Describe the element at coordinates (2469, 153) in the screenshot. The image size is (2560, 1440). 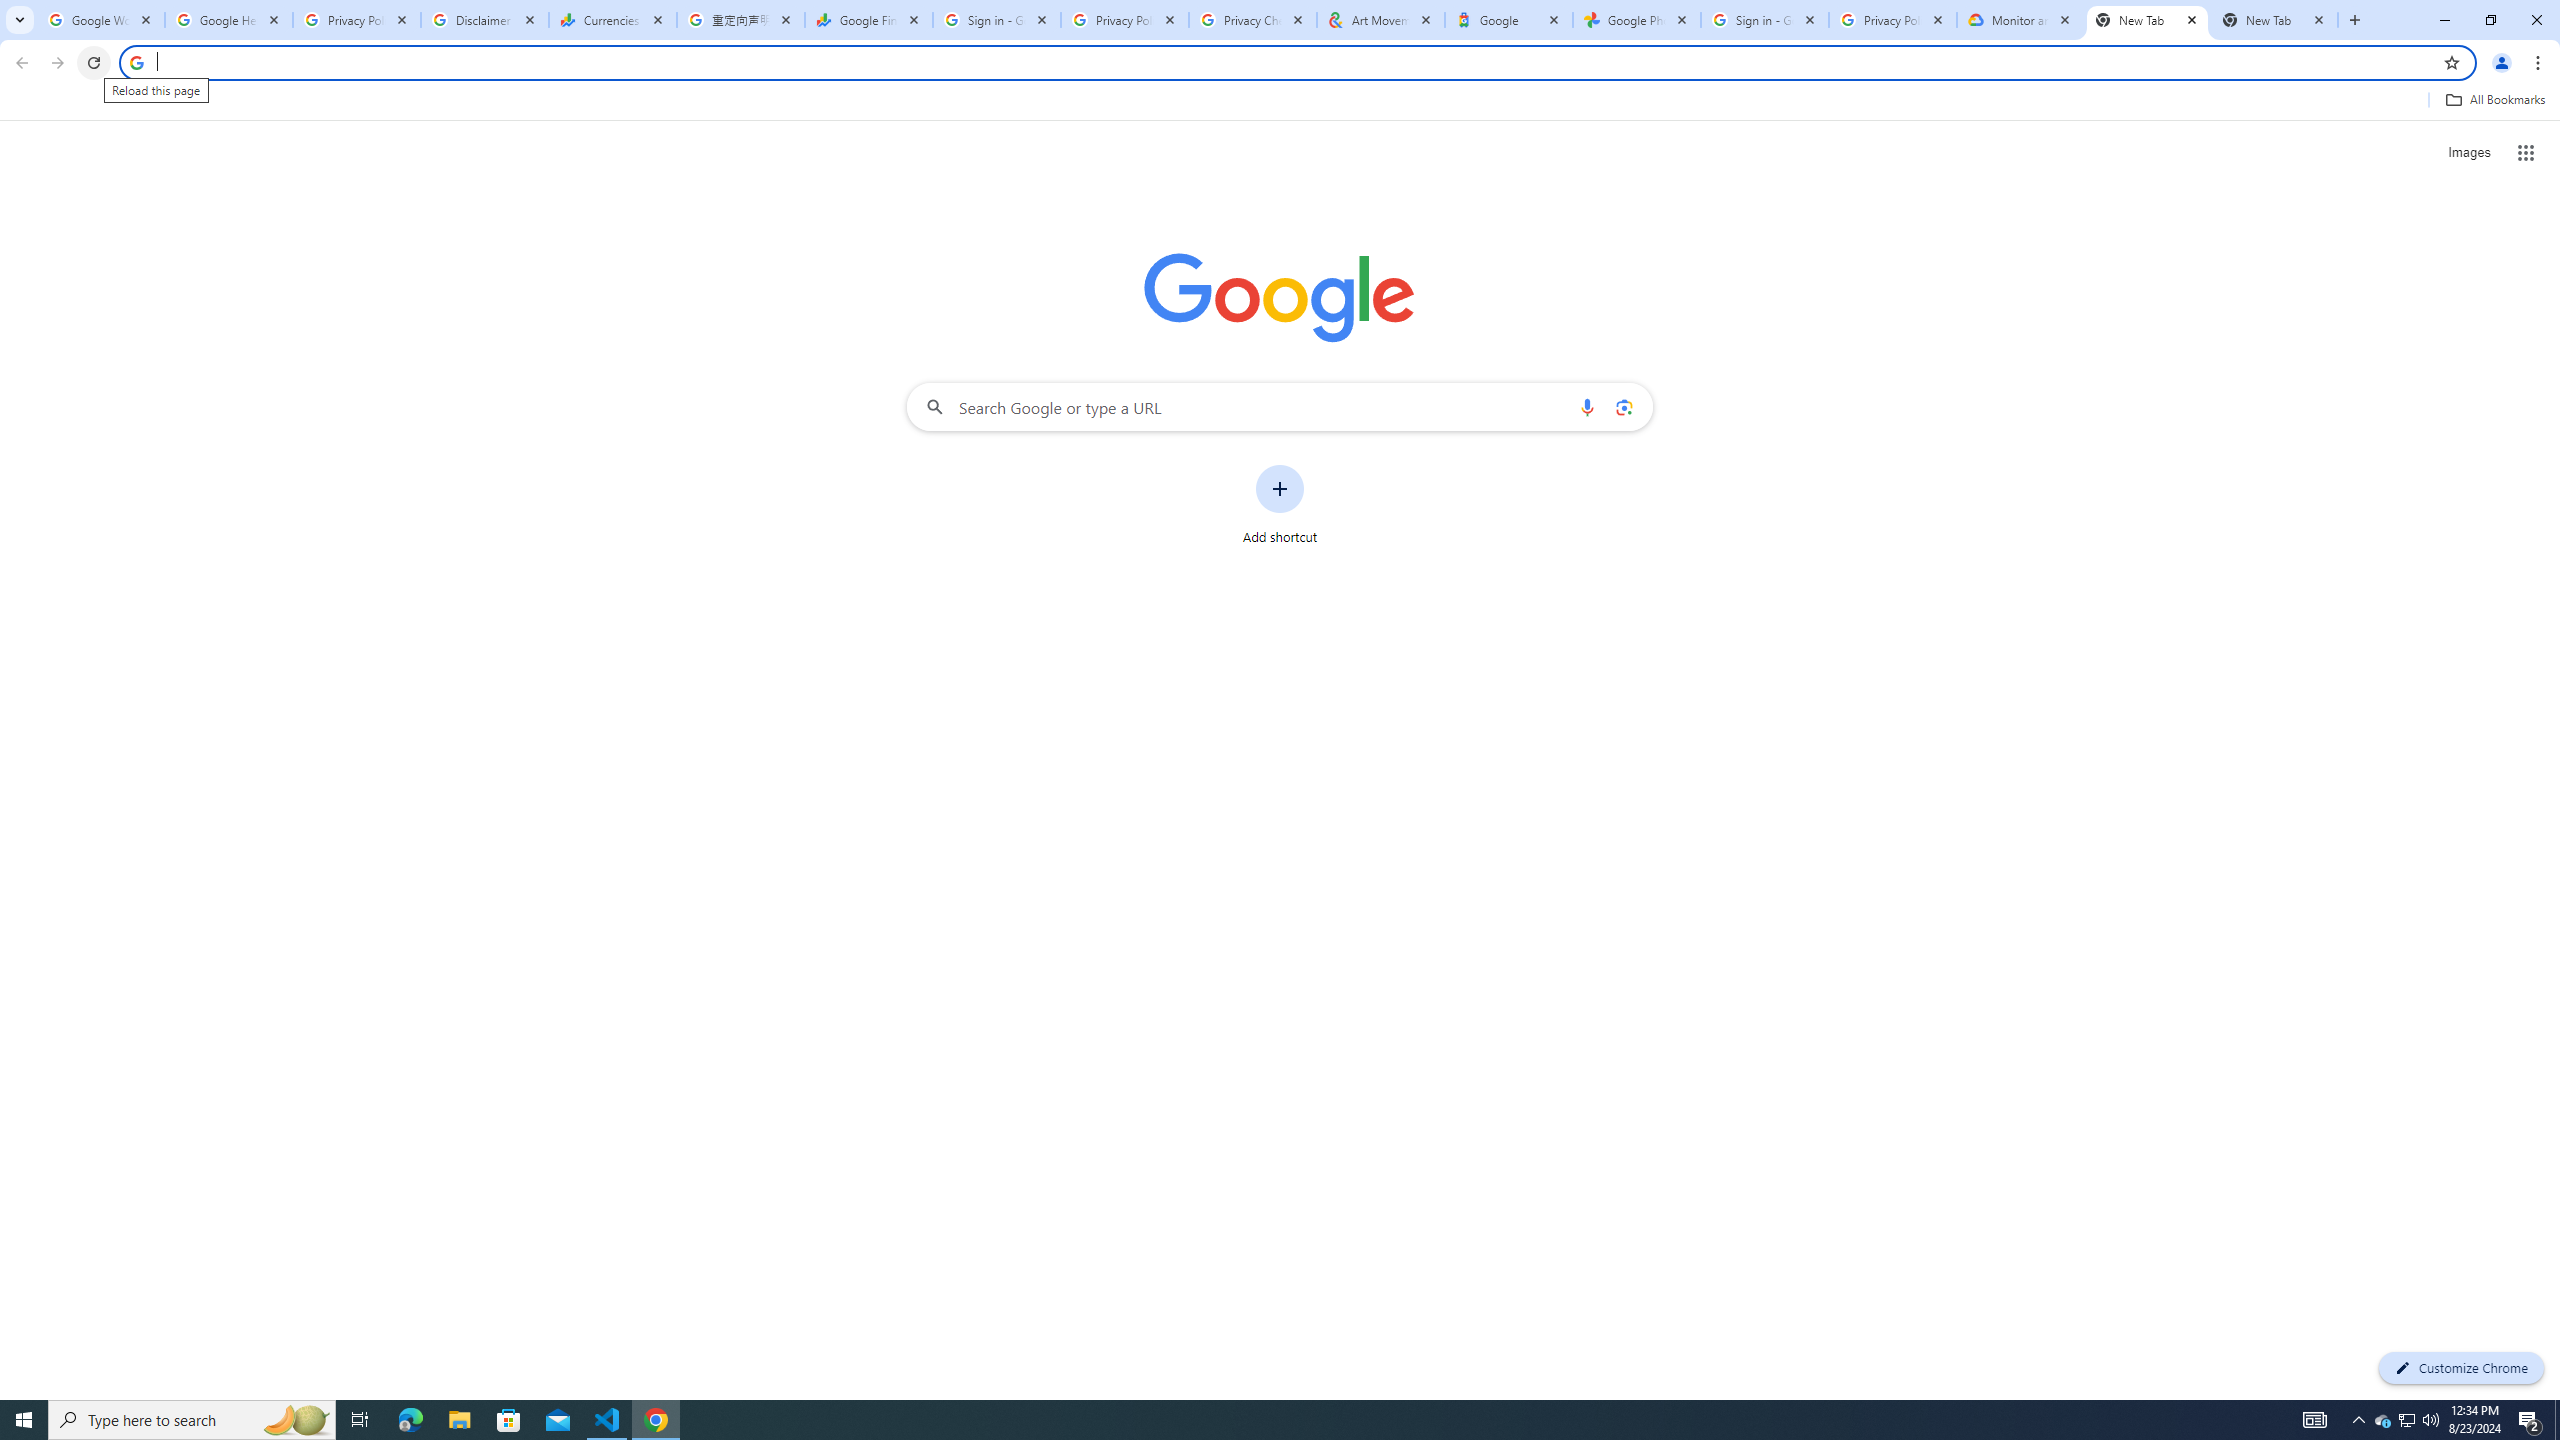
I see `'Search for Images '` at that location.